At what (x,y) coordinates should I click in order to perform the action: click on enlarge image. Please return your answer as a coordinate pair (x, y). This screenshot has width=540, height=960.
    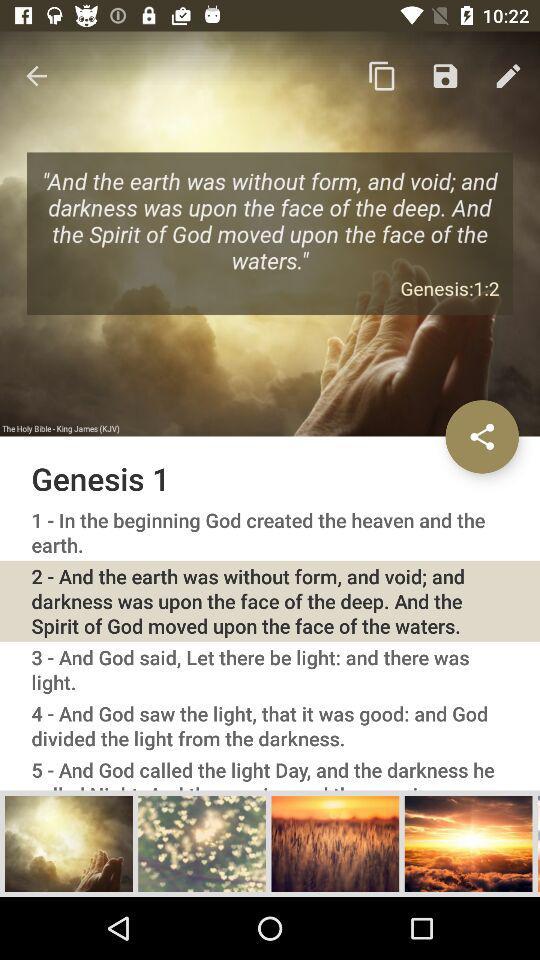
    Looking at the image, I should click on (468, 842).